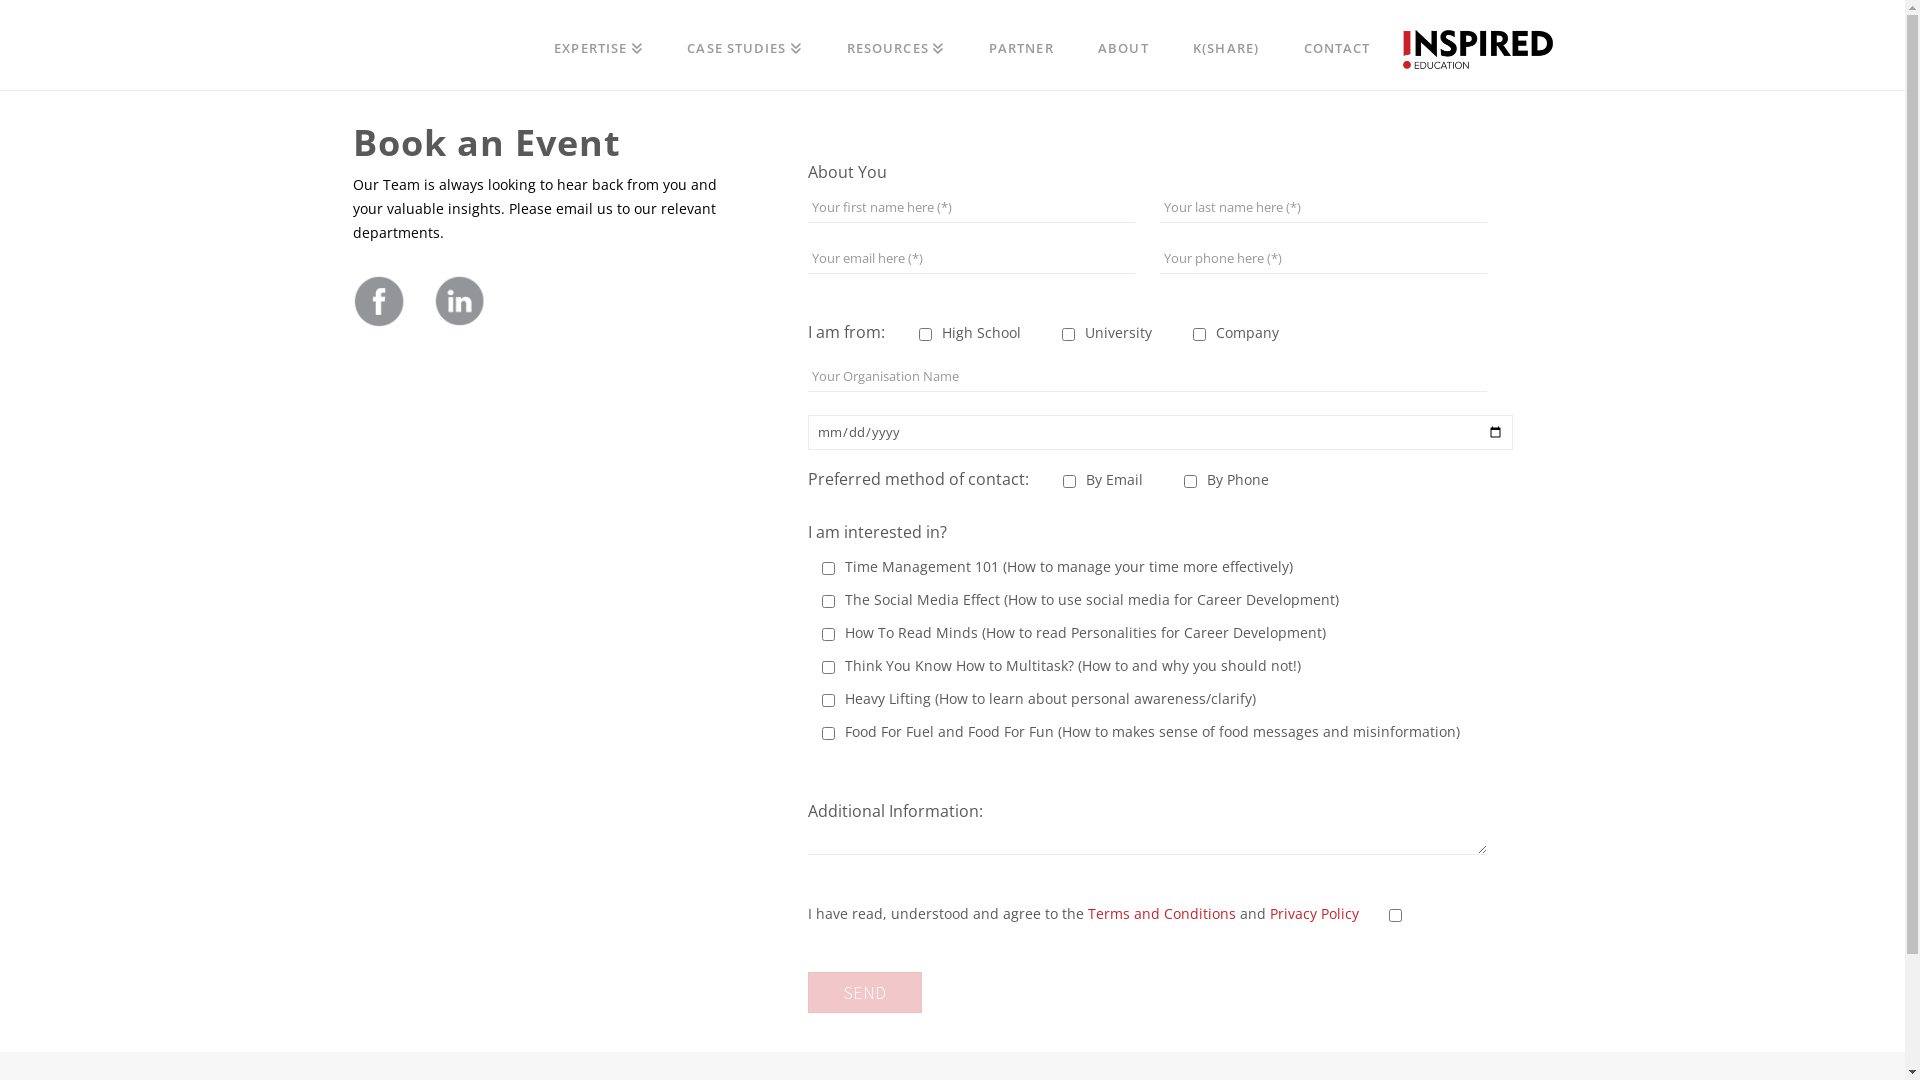 The image size is (1920, 1080). What do you see at coordinates (1123, 45) in the screenshot?
I see `'ABOUT'` at bounding box center [1123, 45].